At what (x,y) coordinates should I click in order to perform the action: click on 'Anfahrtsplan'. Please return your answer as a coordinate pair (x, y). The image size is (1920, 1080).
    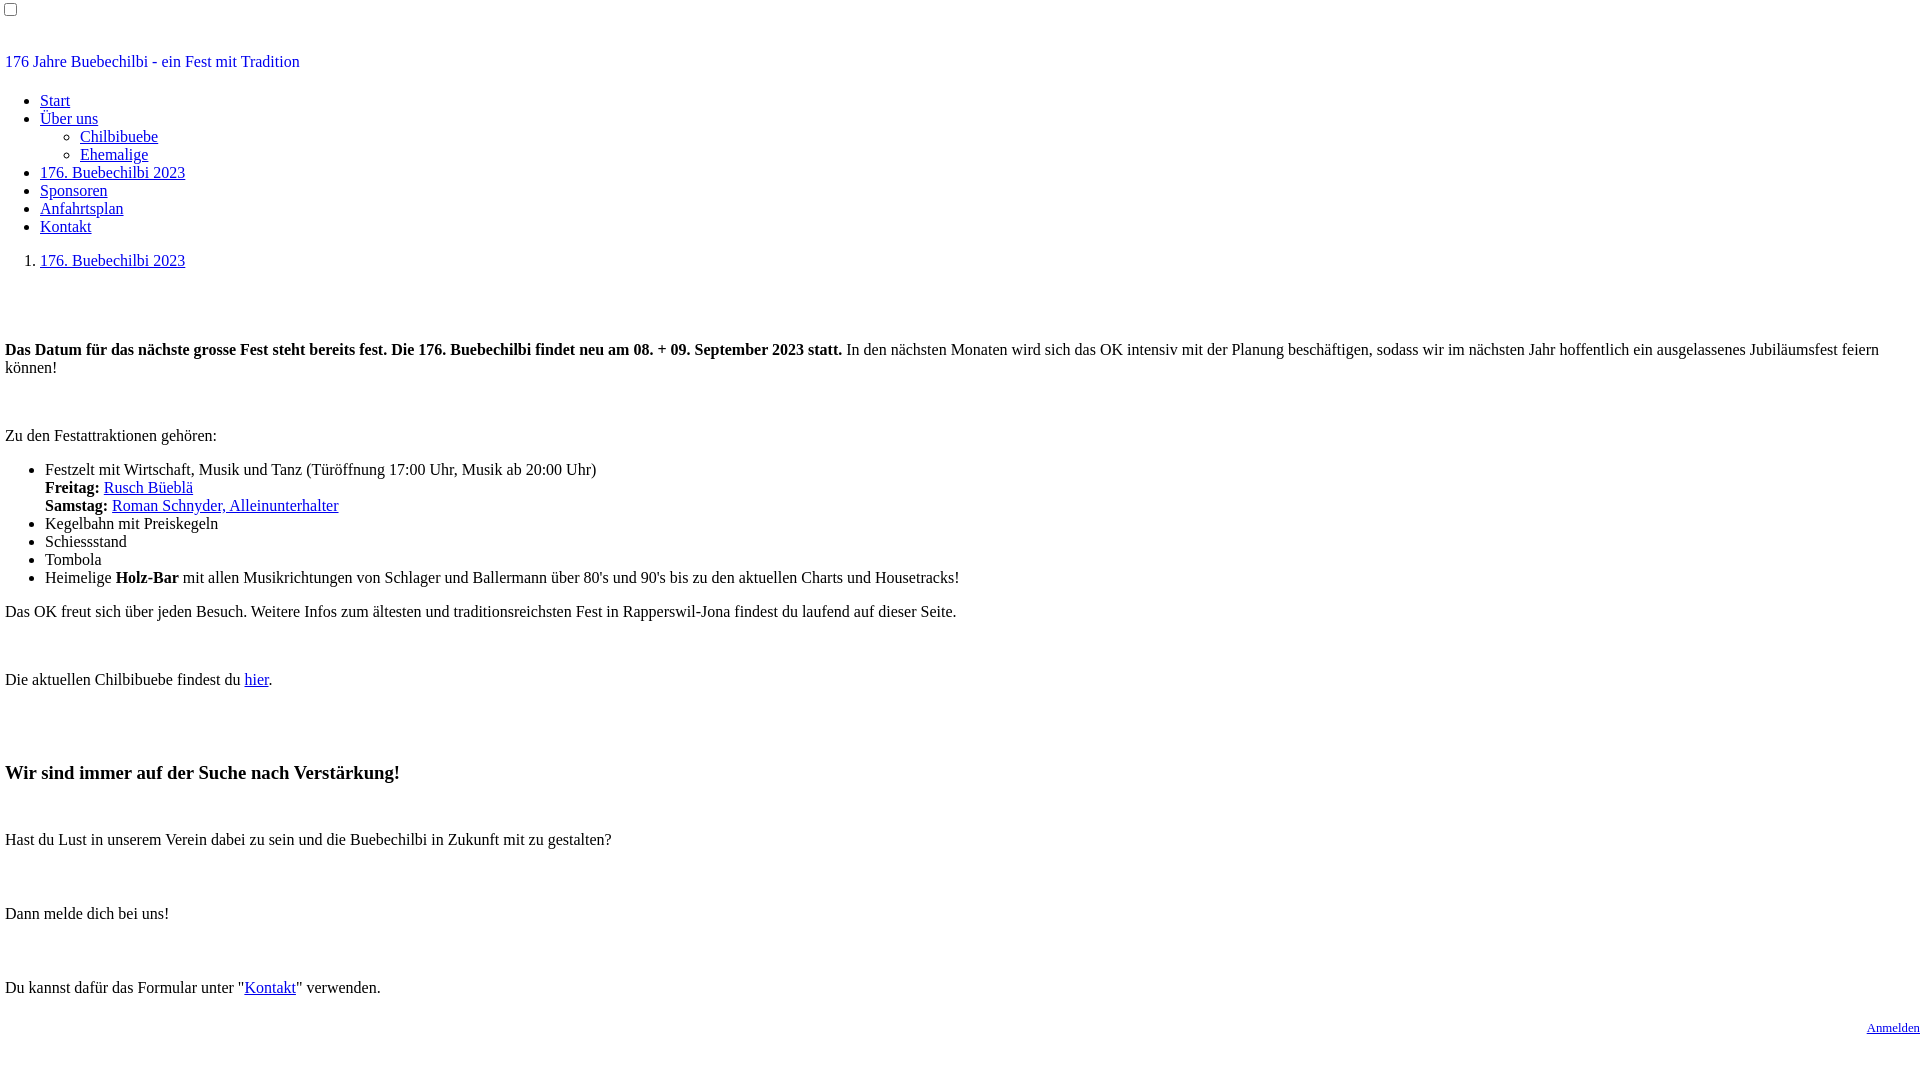
    Looking at the image, I should click on (80, 208).